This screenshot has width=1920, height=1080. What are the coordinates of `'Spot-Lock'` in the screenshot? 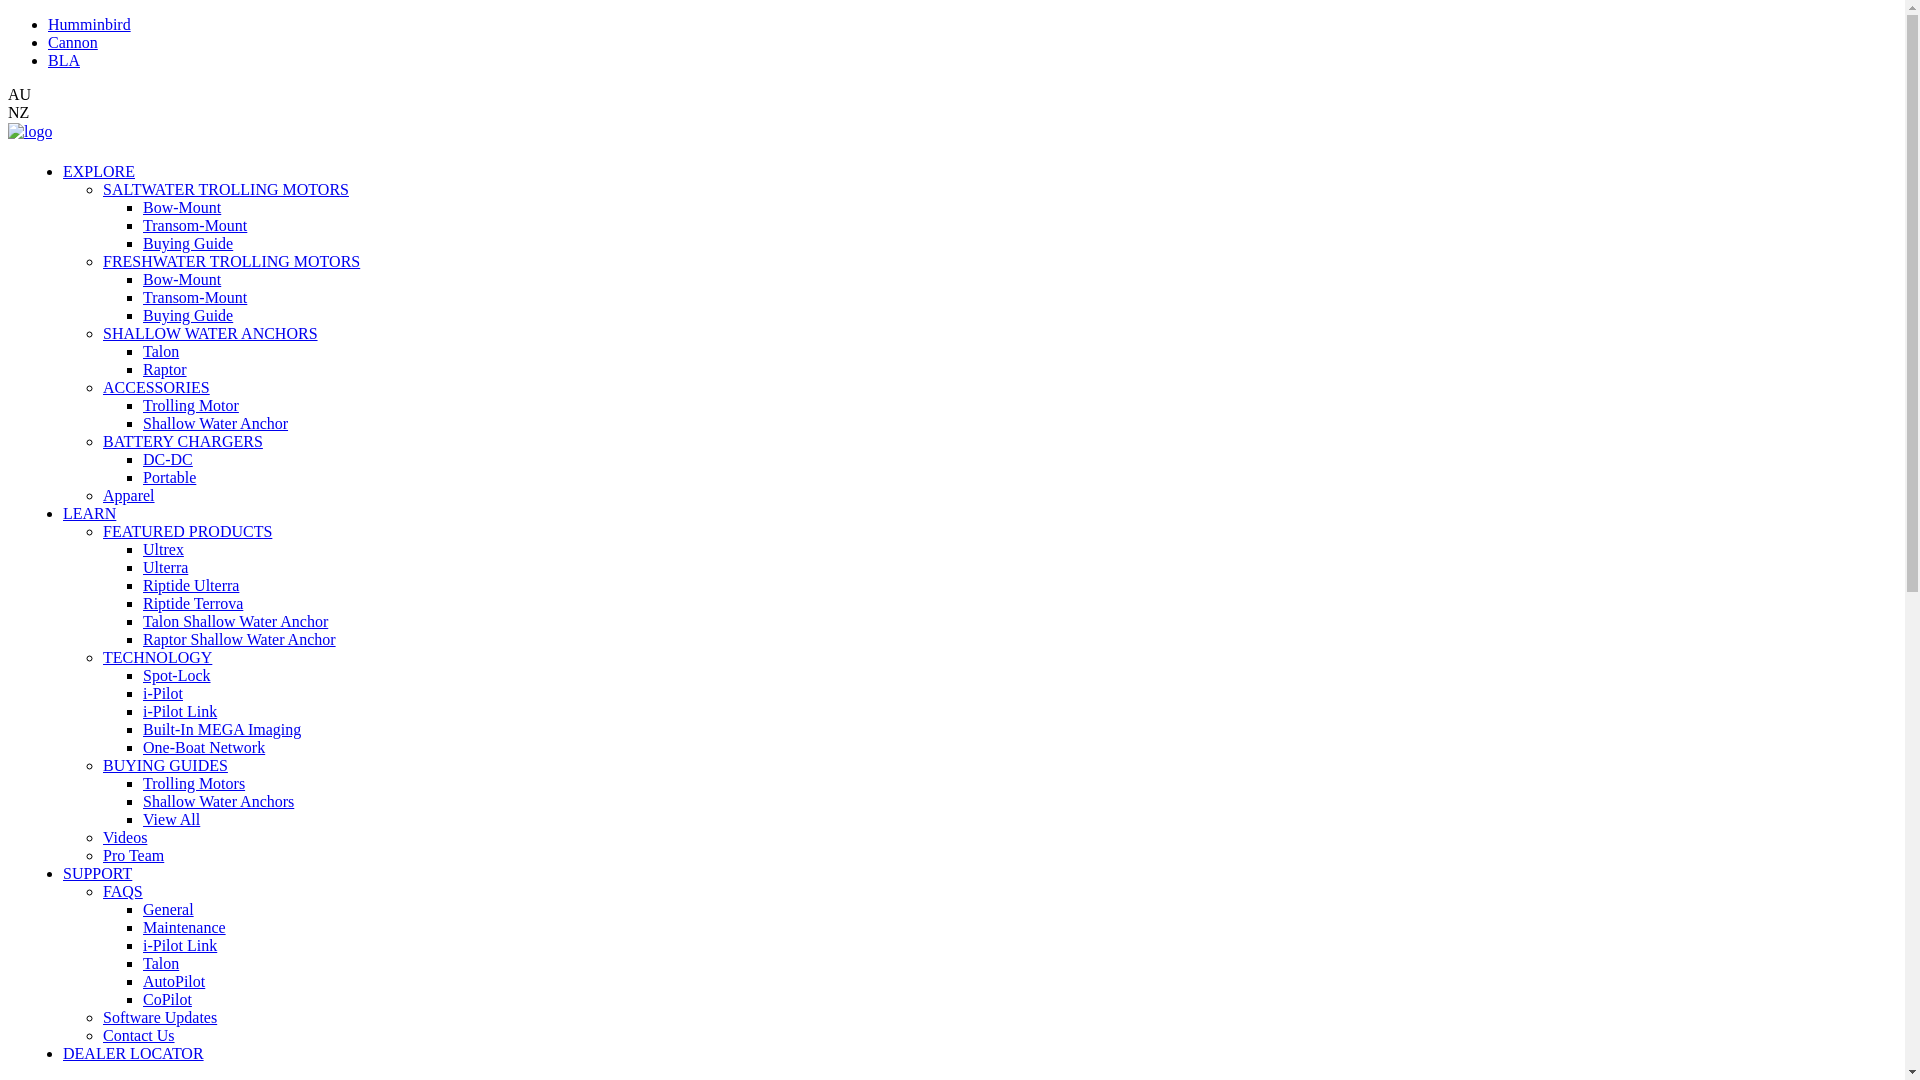 It's located at (142, 675).